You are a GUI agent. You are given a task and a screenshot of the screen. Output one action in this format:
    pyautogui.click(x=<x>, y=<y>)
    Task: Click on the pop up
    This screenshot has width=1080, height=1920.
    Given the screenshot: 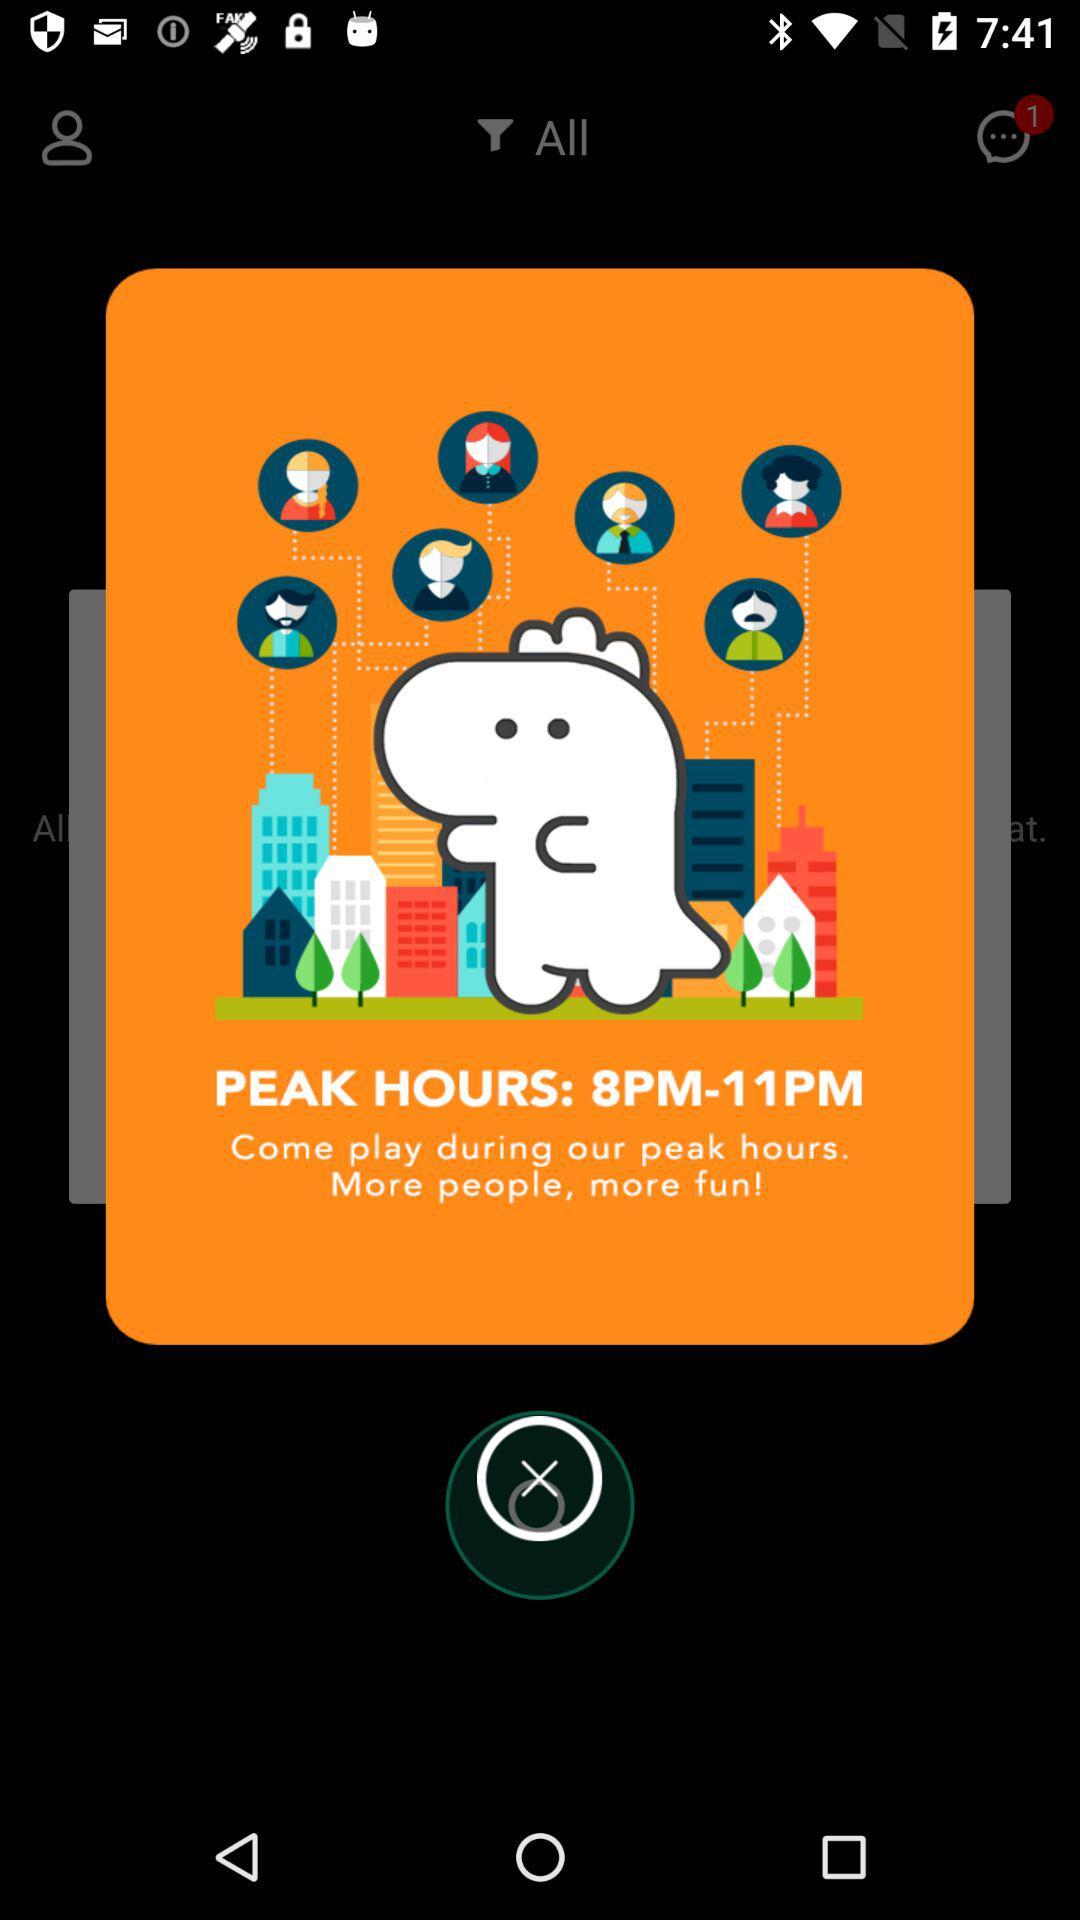 What is the action you would take?
    pyautogui.click(x=538, y=1478)
    